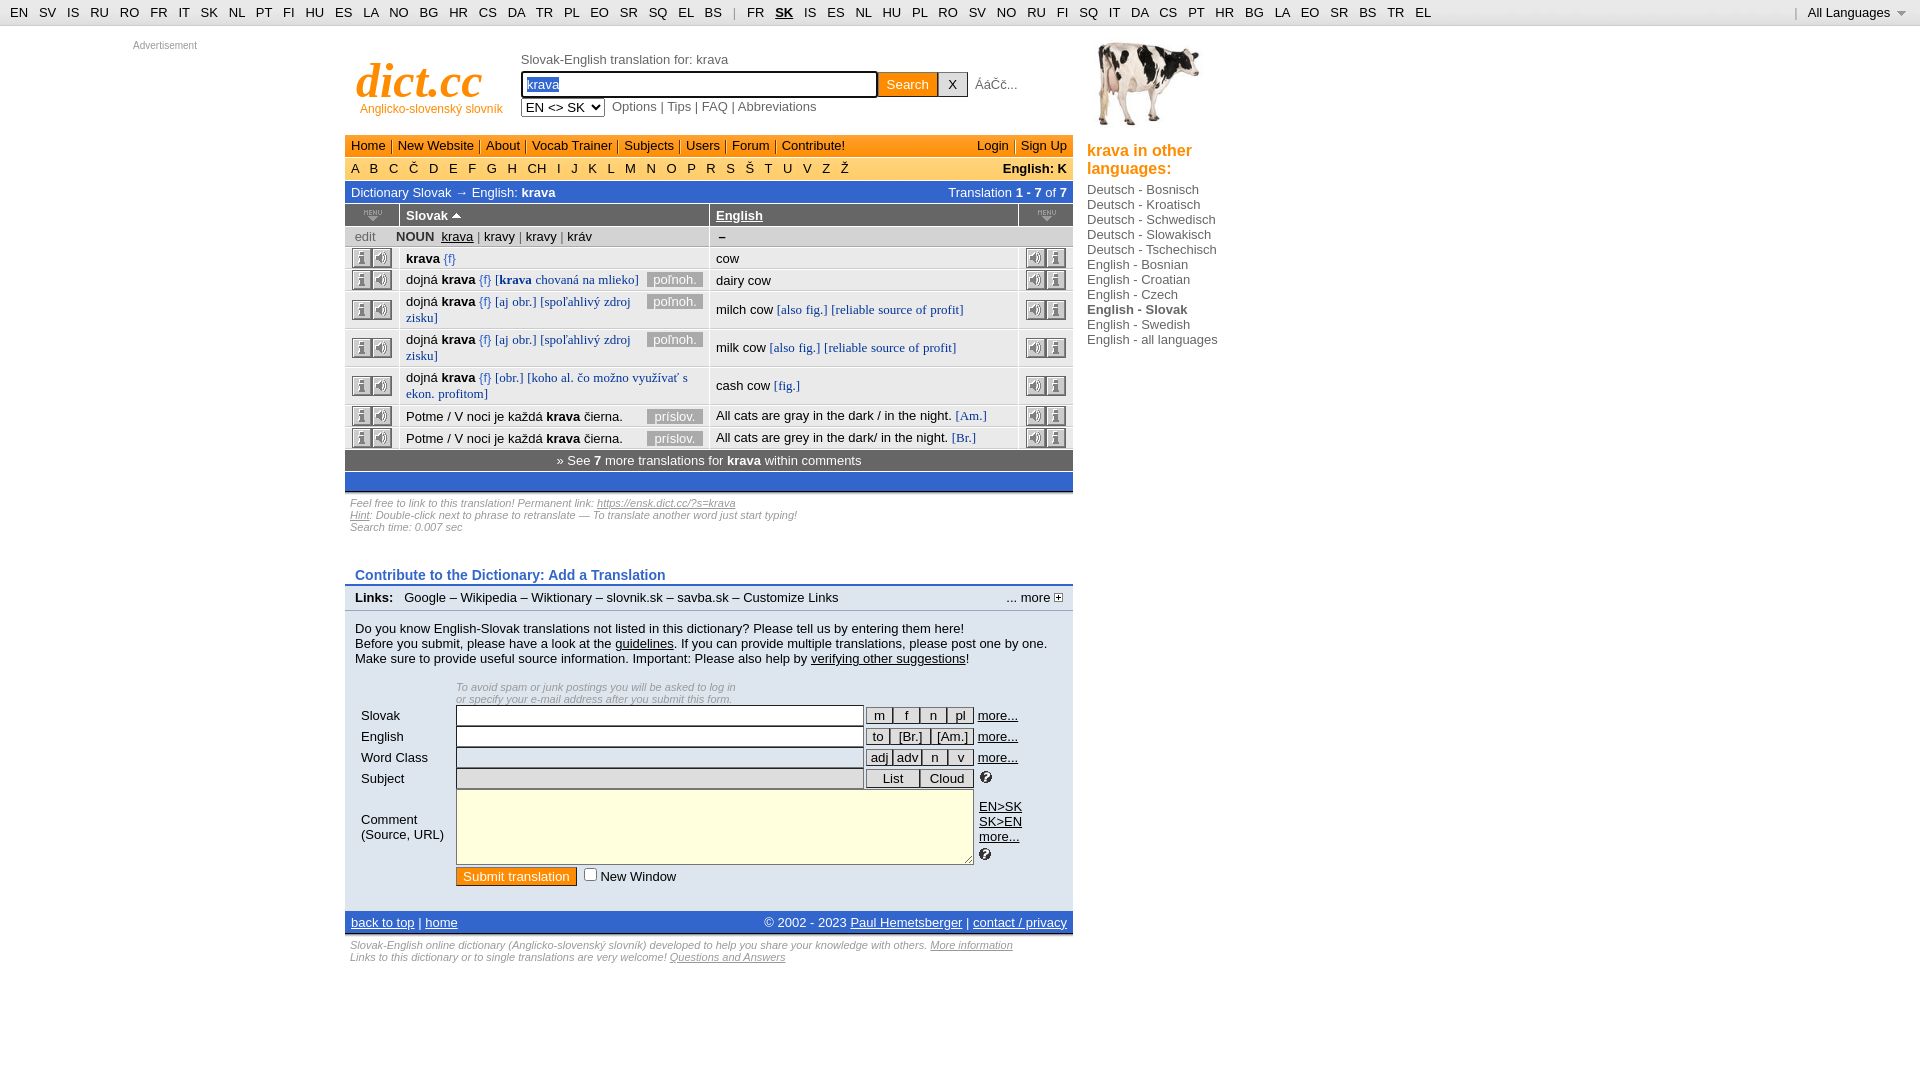  I want to click on '[also', so click(780, 346).